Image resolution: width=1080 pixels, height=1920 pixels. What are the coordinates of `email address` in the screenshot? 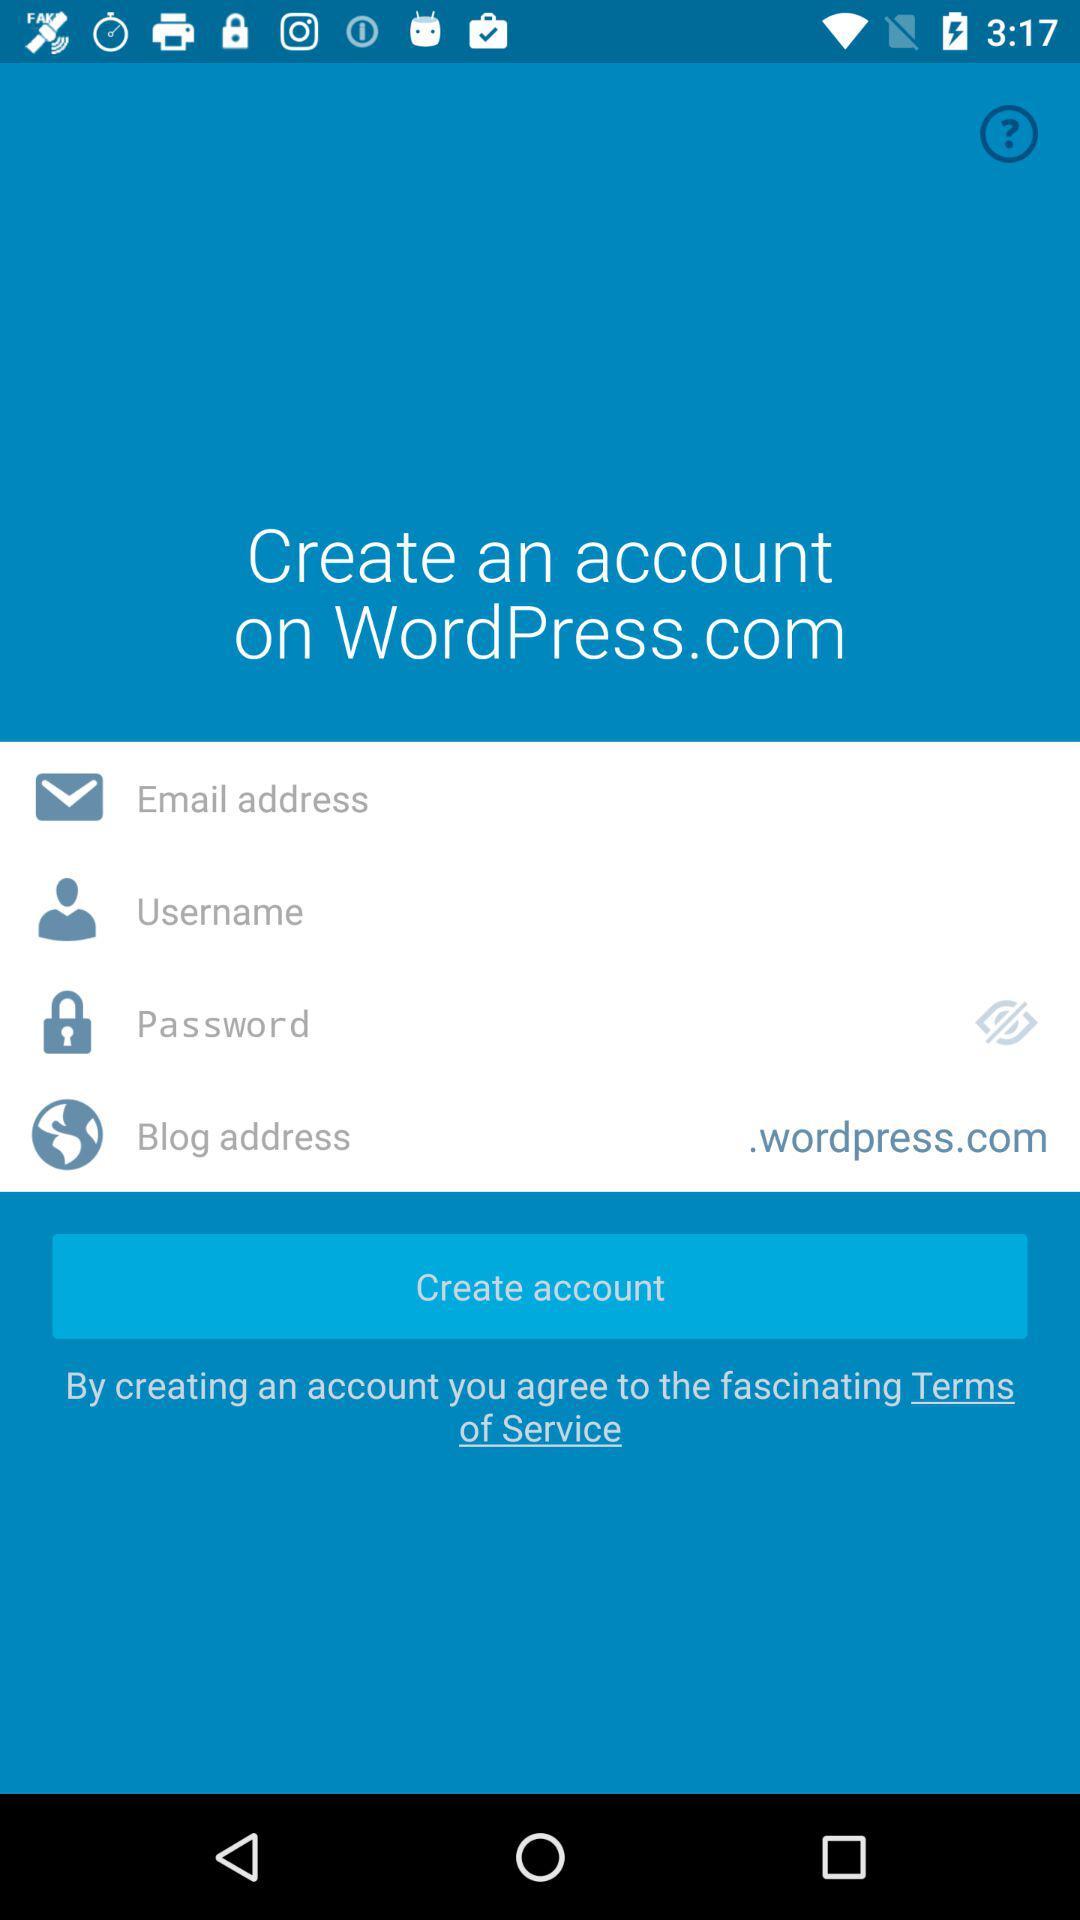 It's located at (591, 796).